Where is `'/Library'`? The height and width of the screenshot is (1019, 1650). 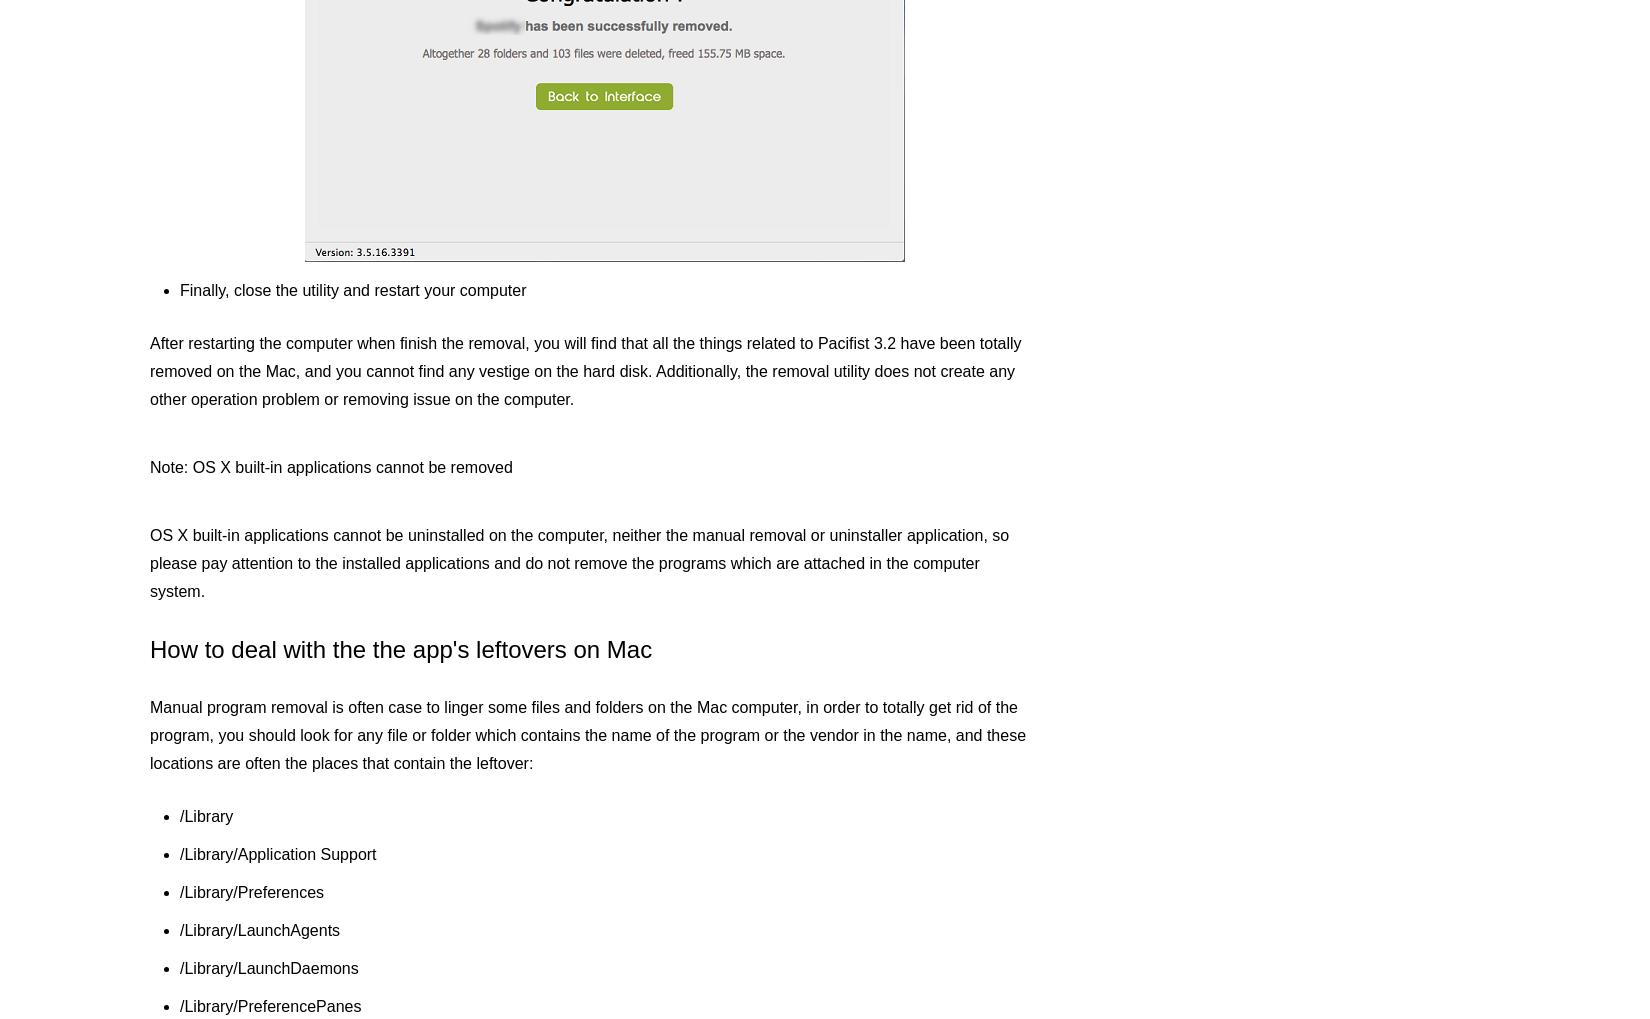
'/Library' is located at coordinates (206, 816).